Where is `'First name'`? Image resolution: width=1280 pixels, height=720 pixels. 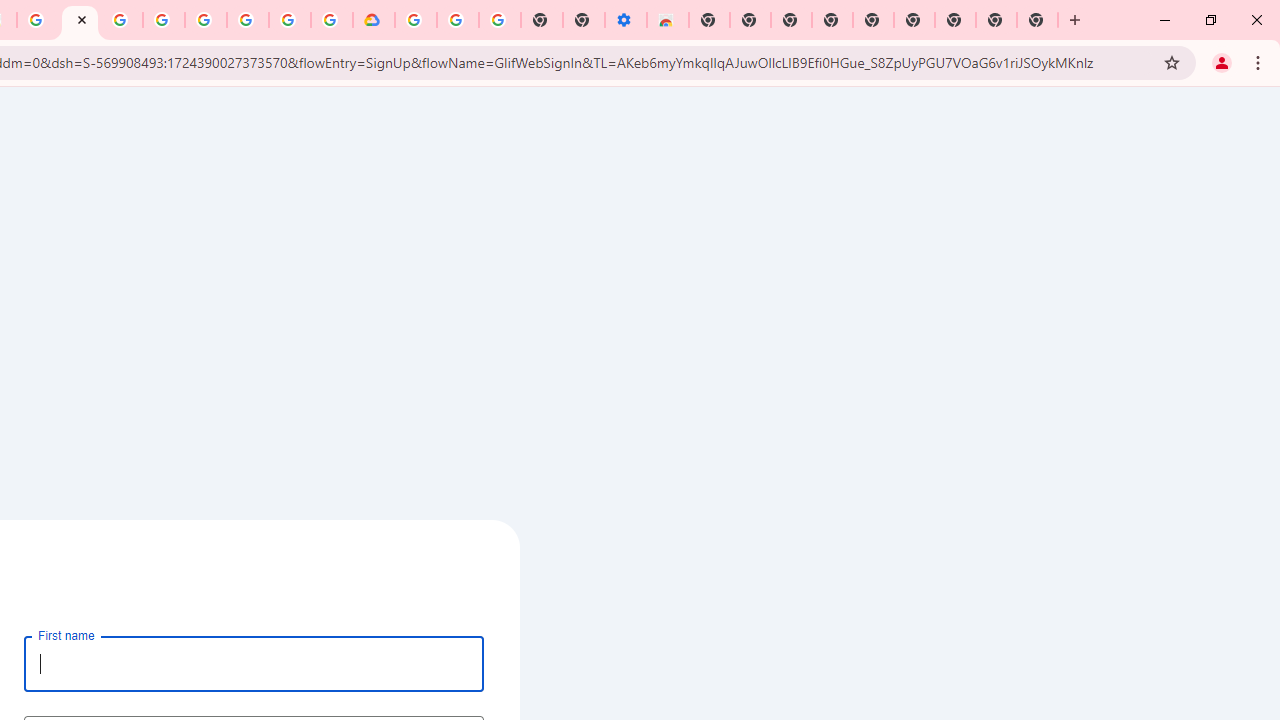 'First name' is located at coordinates (253, 663).